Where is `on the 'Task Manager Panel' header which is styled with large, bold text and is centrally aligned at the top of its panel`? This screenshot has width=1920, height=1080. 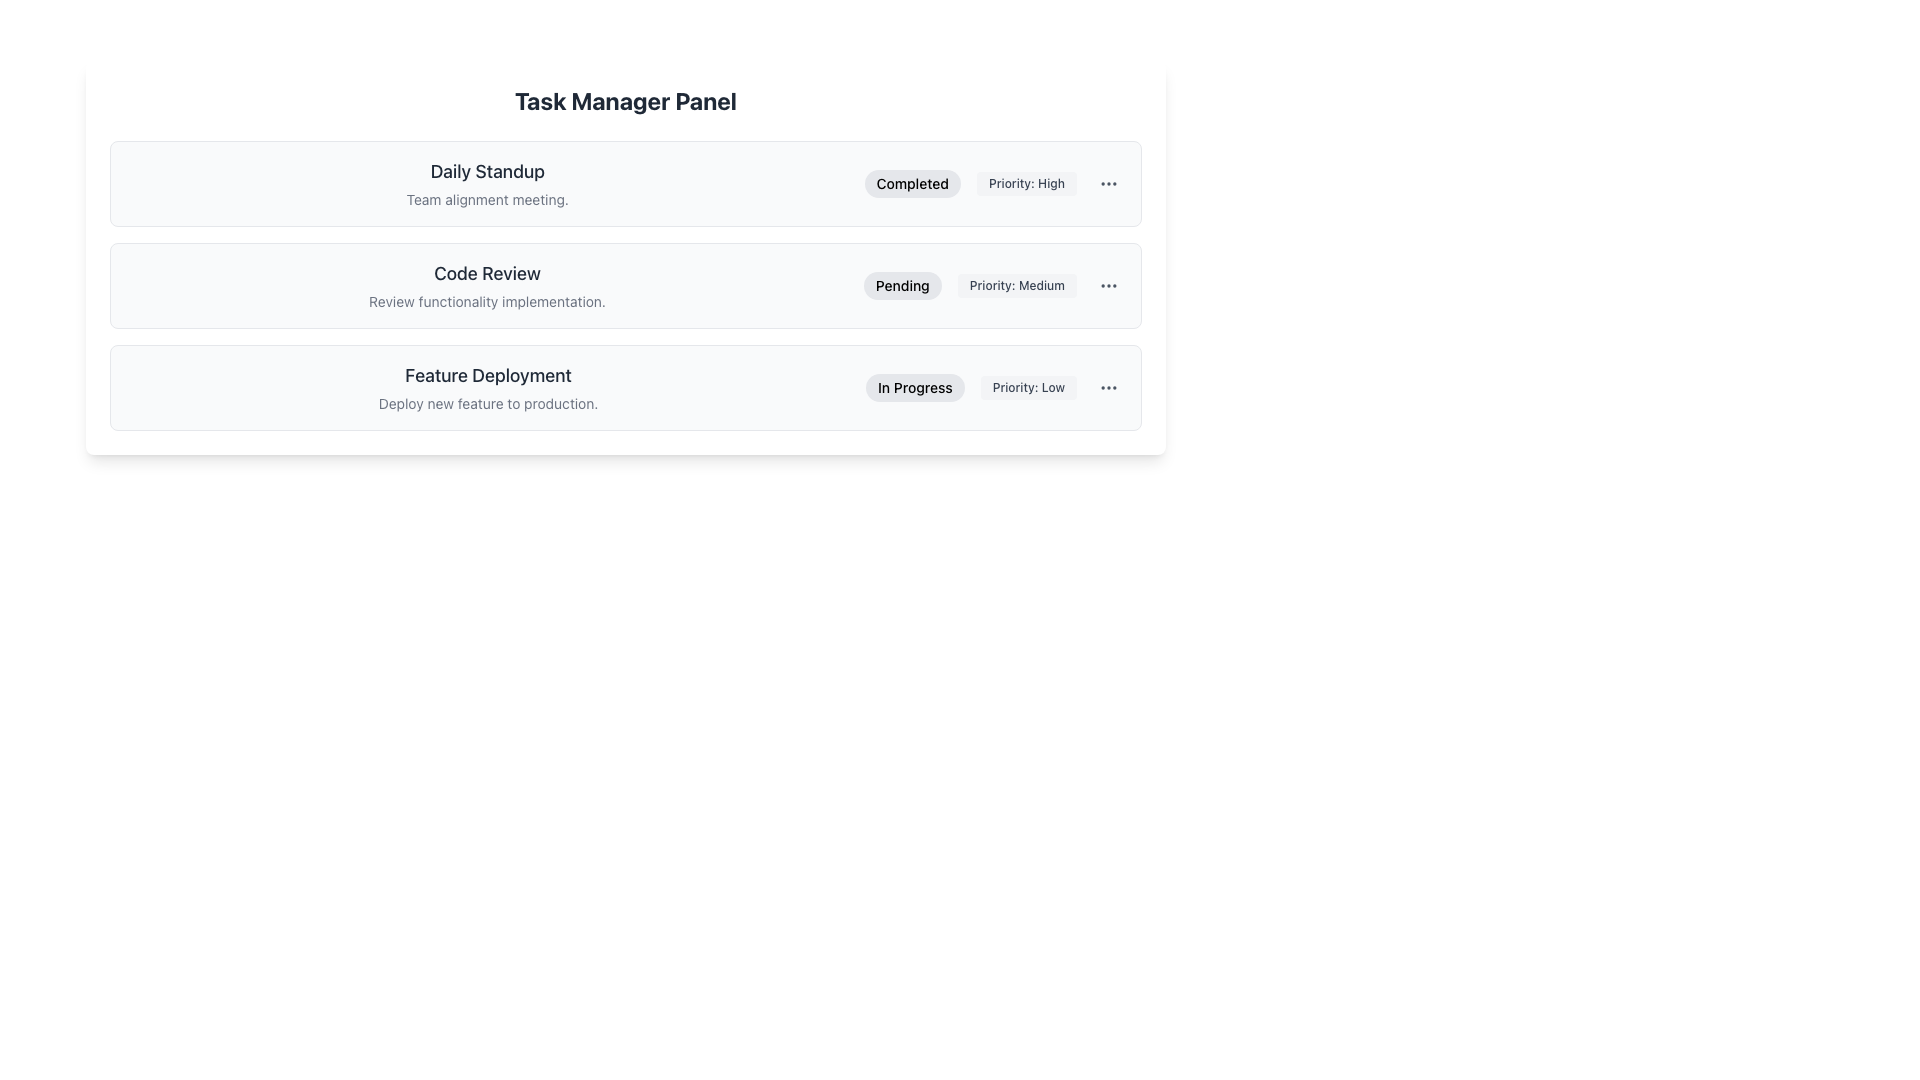
on the 'Task Manager Panel' header which is styled with large, bold text and is centrally aligned at the top of its panel is located at coordinates (624, 100).